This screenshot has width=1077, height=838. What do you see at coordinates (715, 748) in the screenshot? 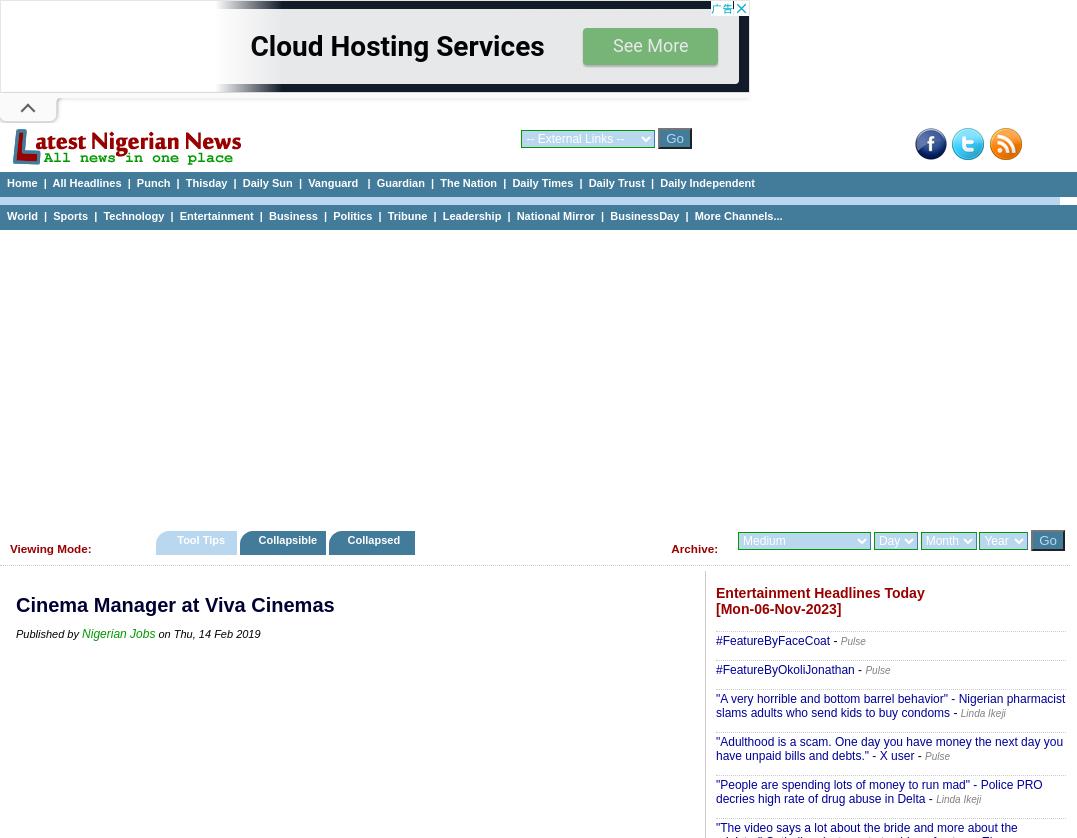
I see `'"Adulthood is a scam. One day you have money the next day you have unpaid bills and debts." - X user'` at bounding box center [715, 748].